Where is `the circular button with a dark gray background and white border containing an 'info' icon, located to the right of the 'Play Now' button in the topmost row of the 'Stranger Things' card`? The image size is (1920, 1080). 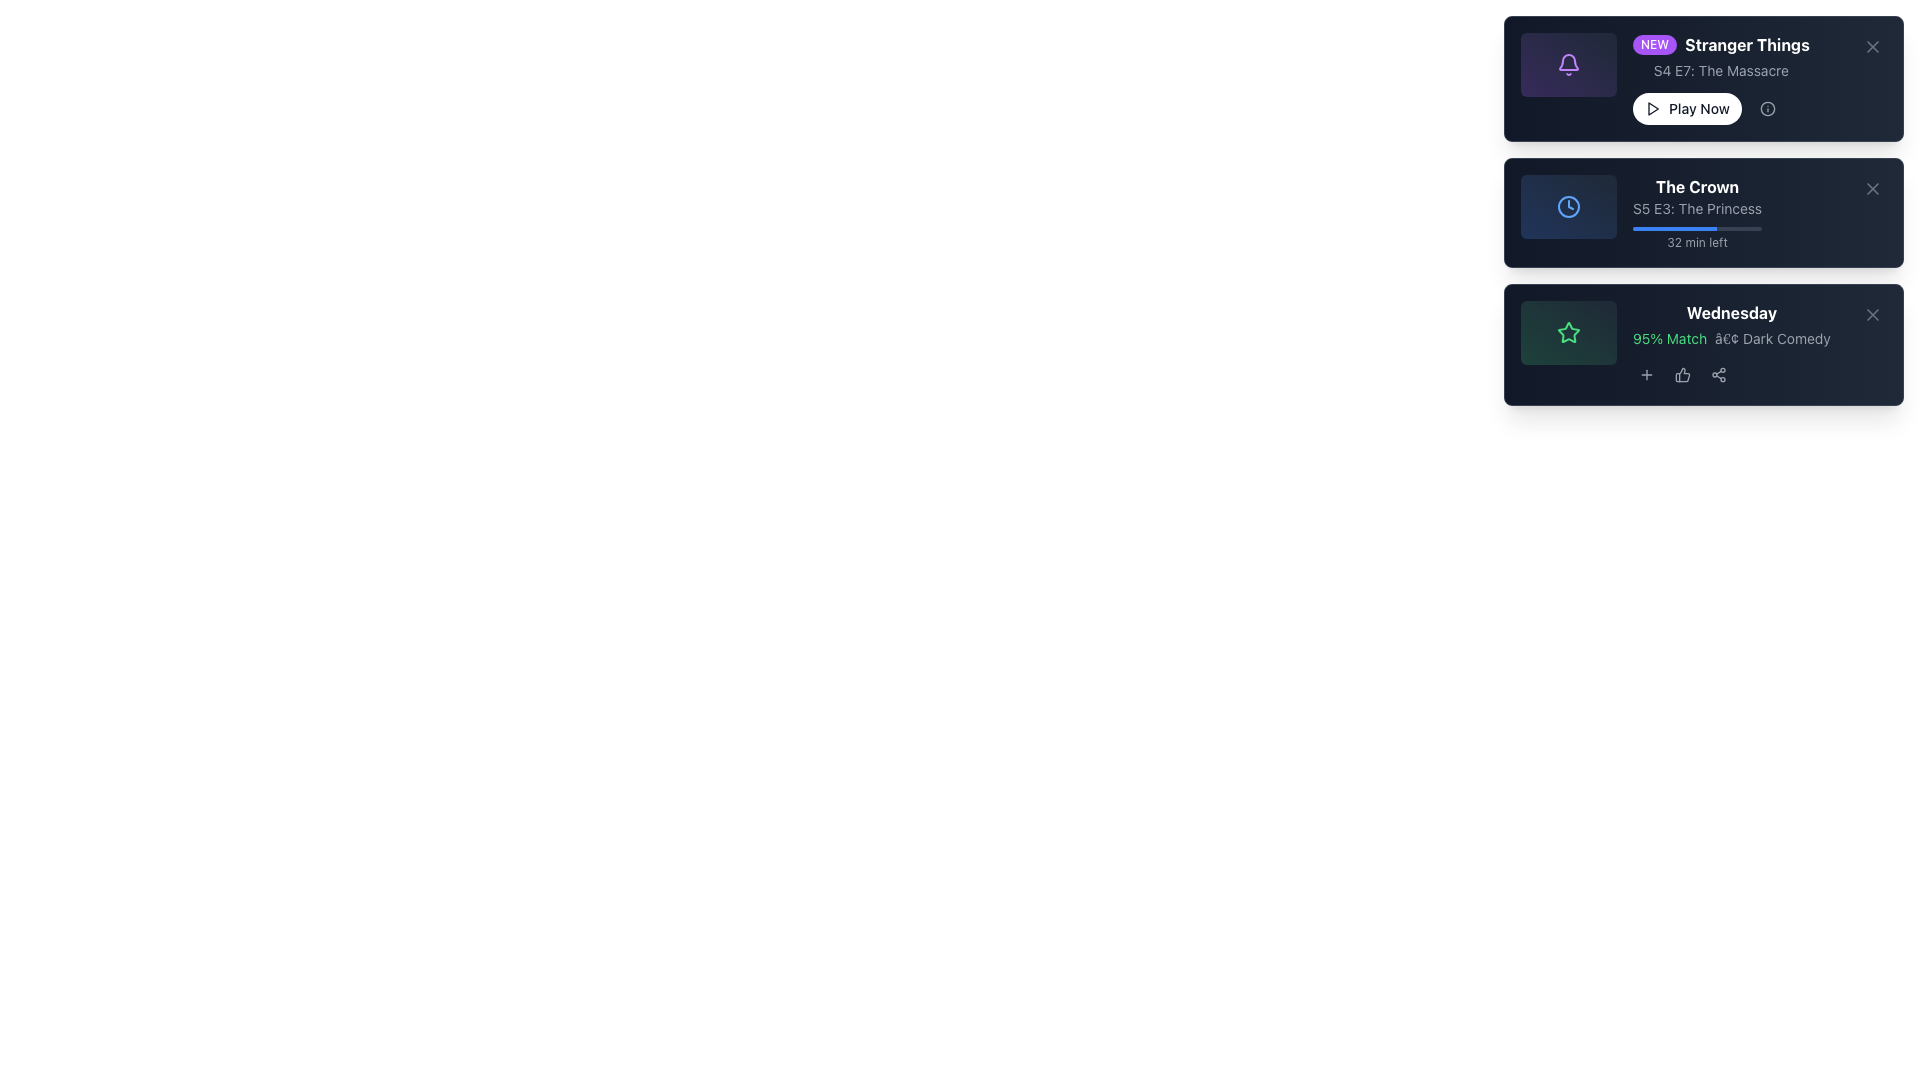 the circular button with a dark gray background and white border containing an 'info' icon, located to the right of the 'Play Now' button in the topmost row of the 'Stranger Things' card is located at coordinates (1767, 108).